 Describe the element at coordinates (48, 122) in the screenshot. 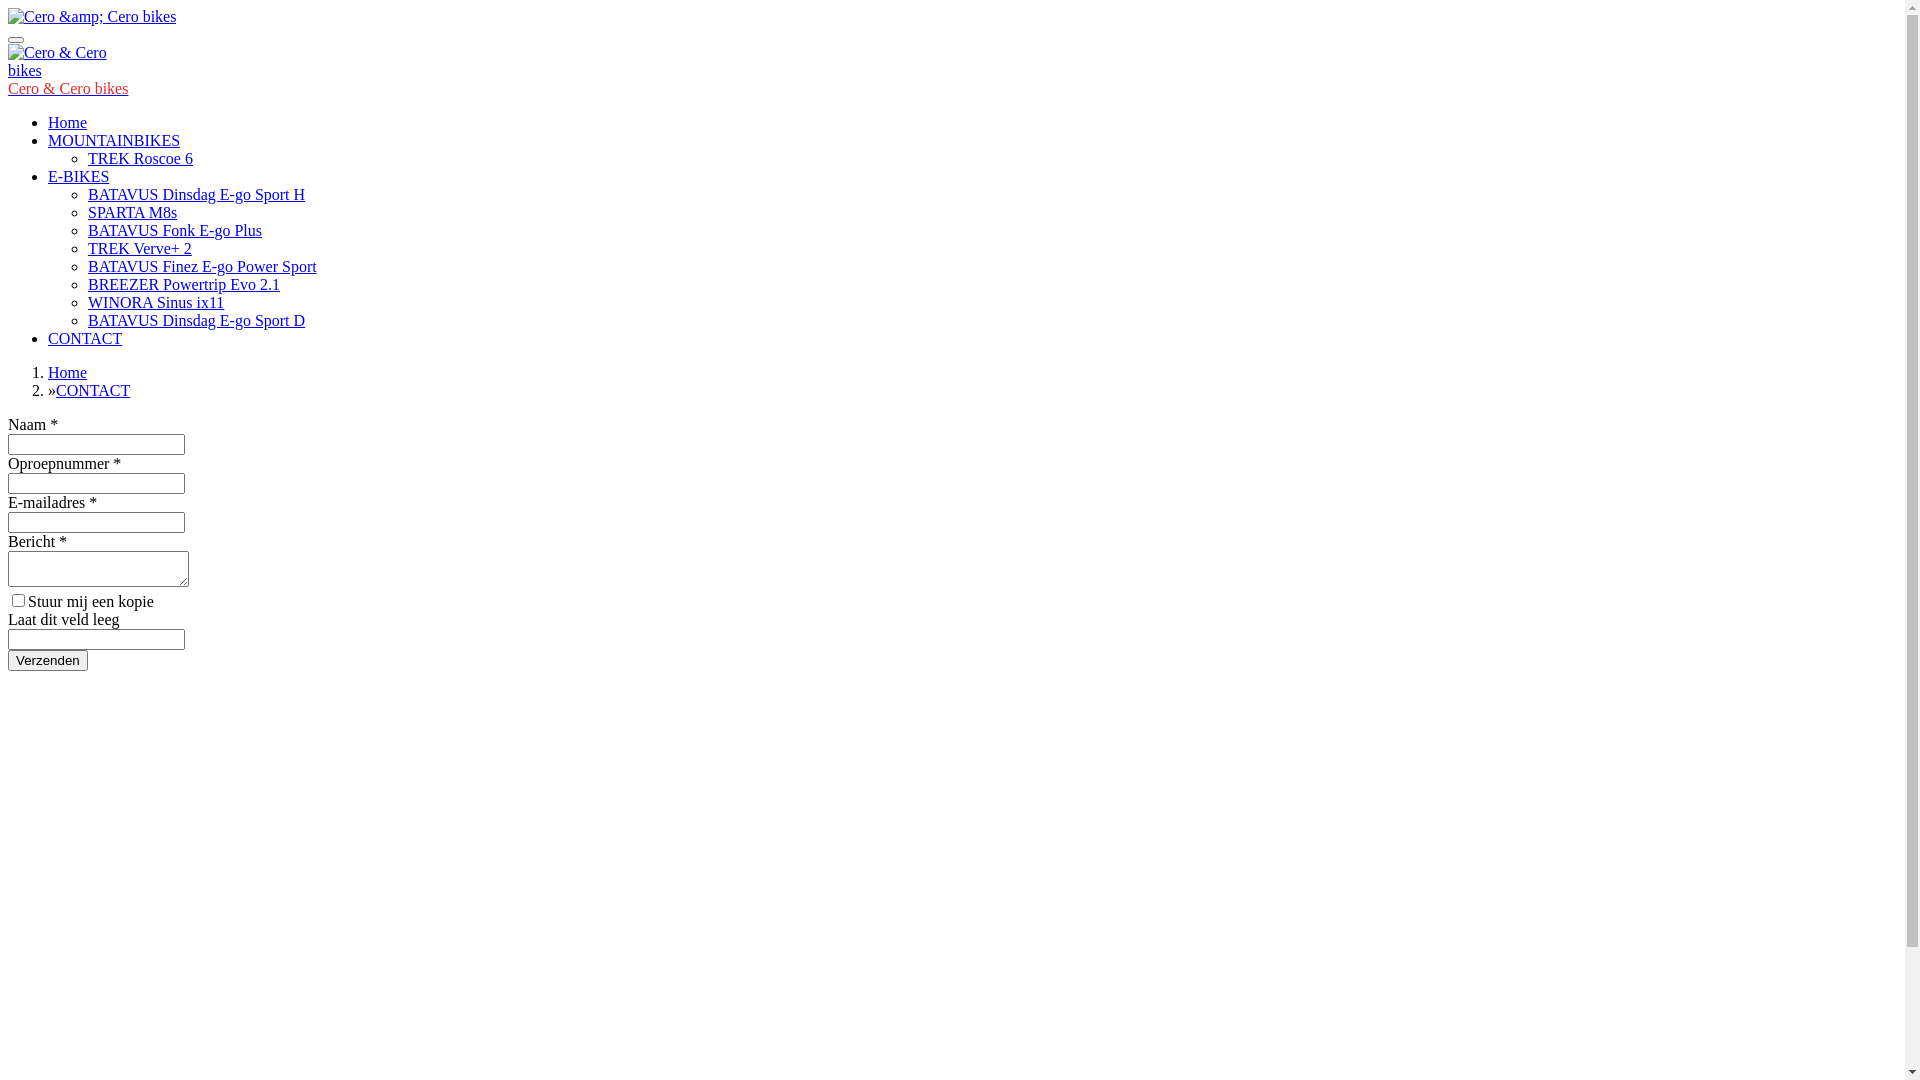

I see `'Home'` at that location.